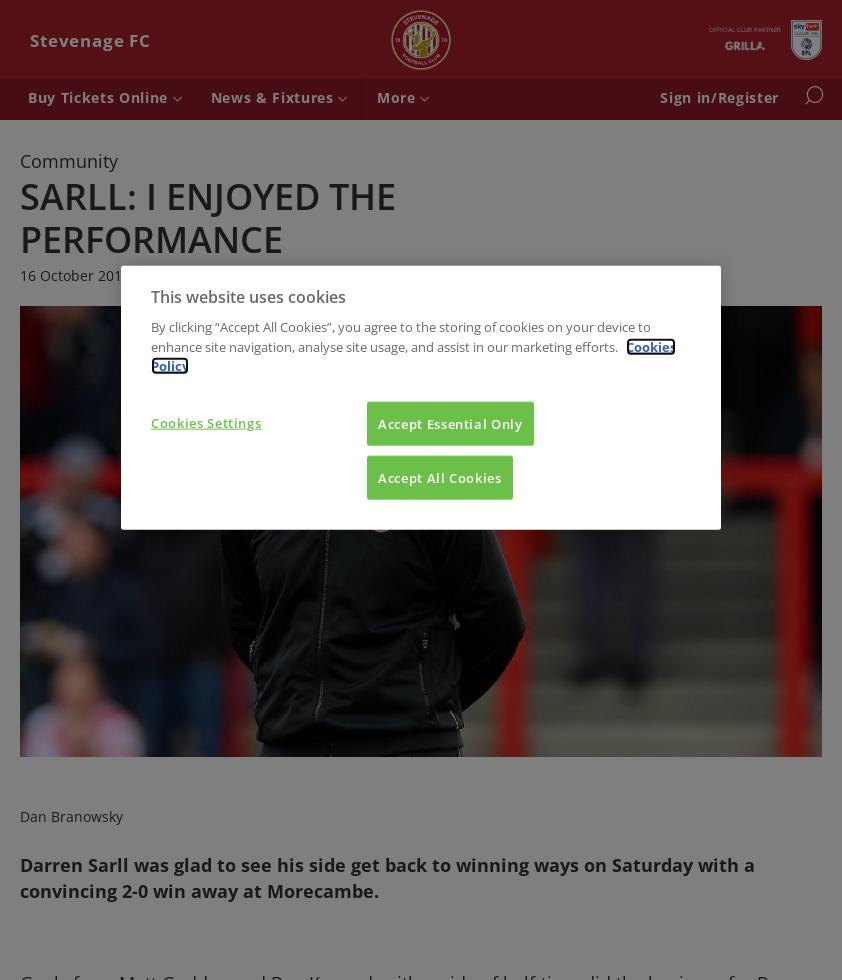  Describe the element at coordinates (206, 216) in the screenshot. I see `'SARLL: I ENJOYED THE PERFORMANCE'` at that location.